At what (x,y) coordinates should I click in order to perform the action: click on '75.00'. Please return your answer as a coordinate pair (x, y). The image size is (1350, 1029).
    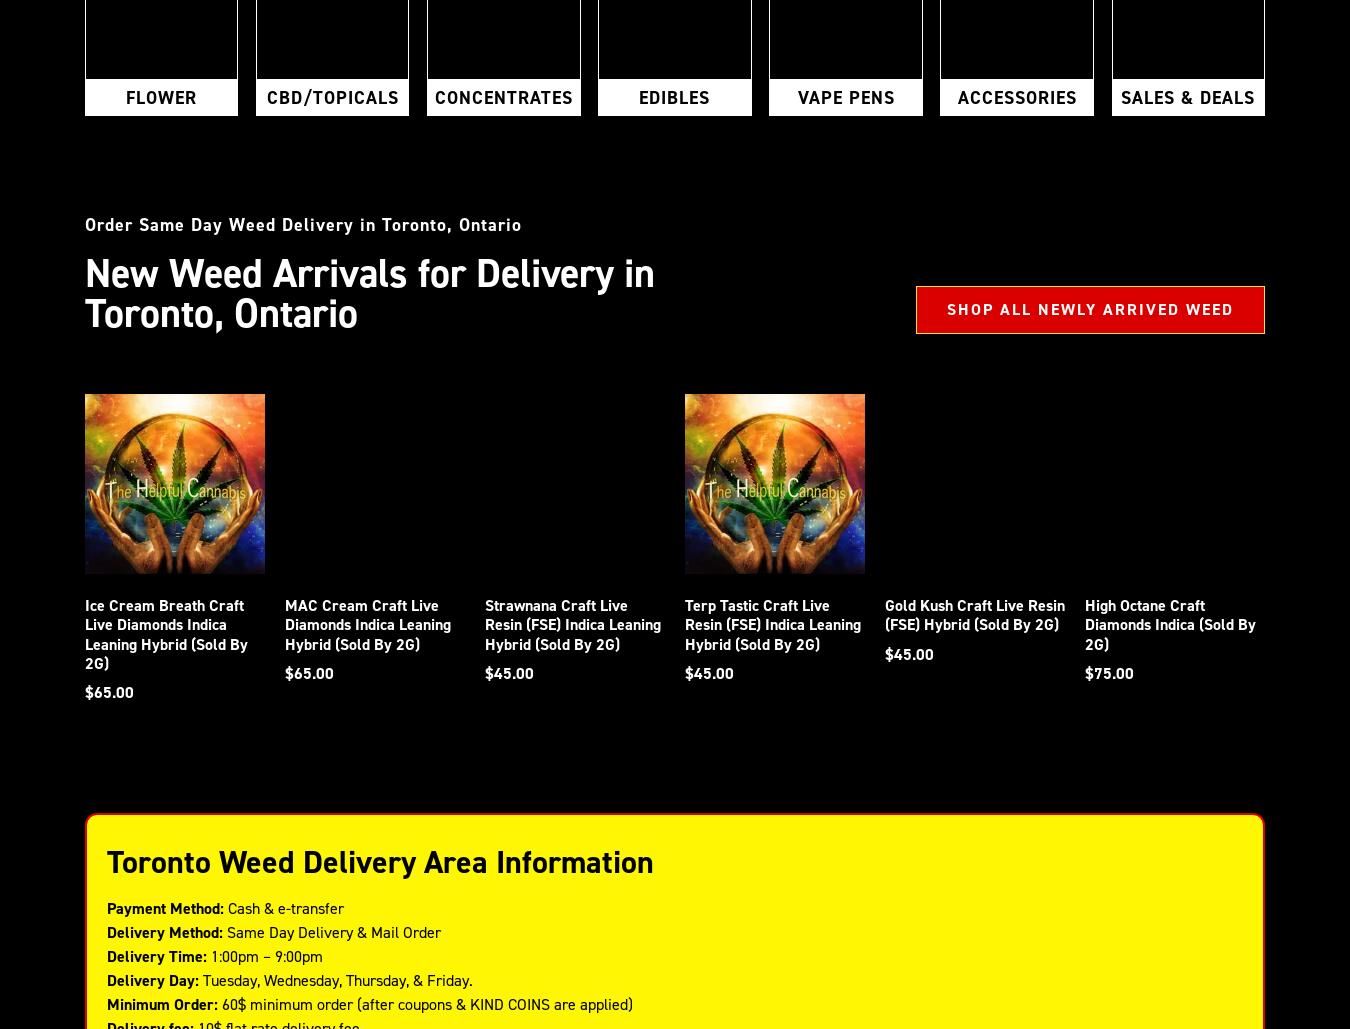
    Looking at the image, I should click on (1114, 671).